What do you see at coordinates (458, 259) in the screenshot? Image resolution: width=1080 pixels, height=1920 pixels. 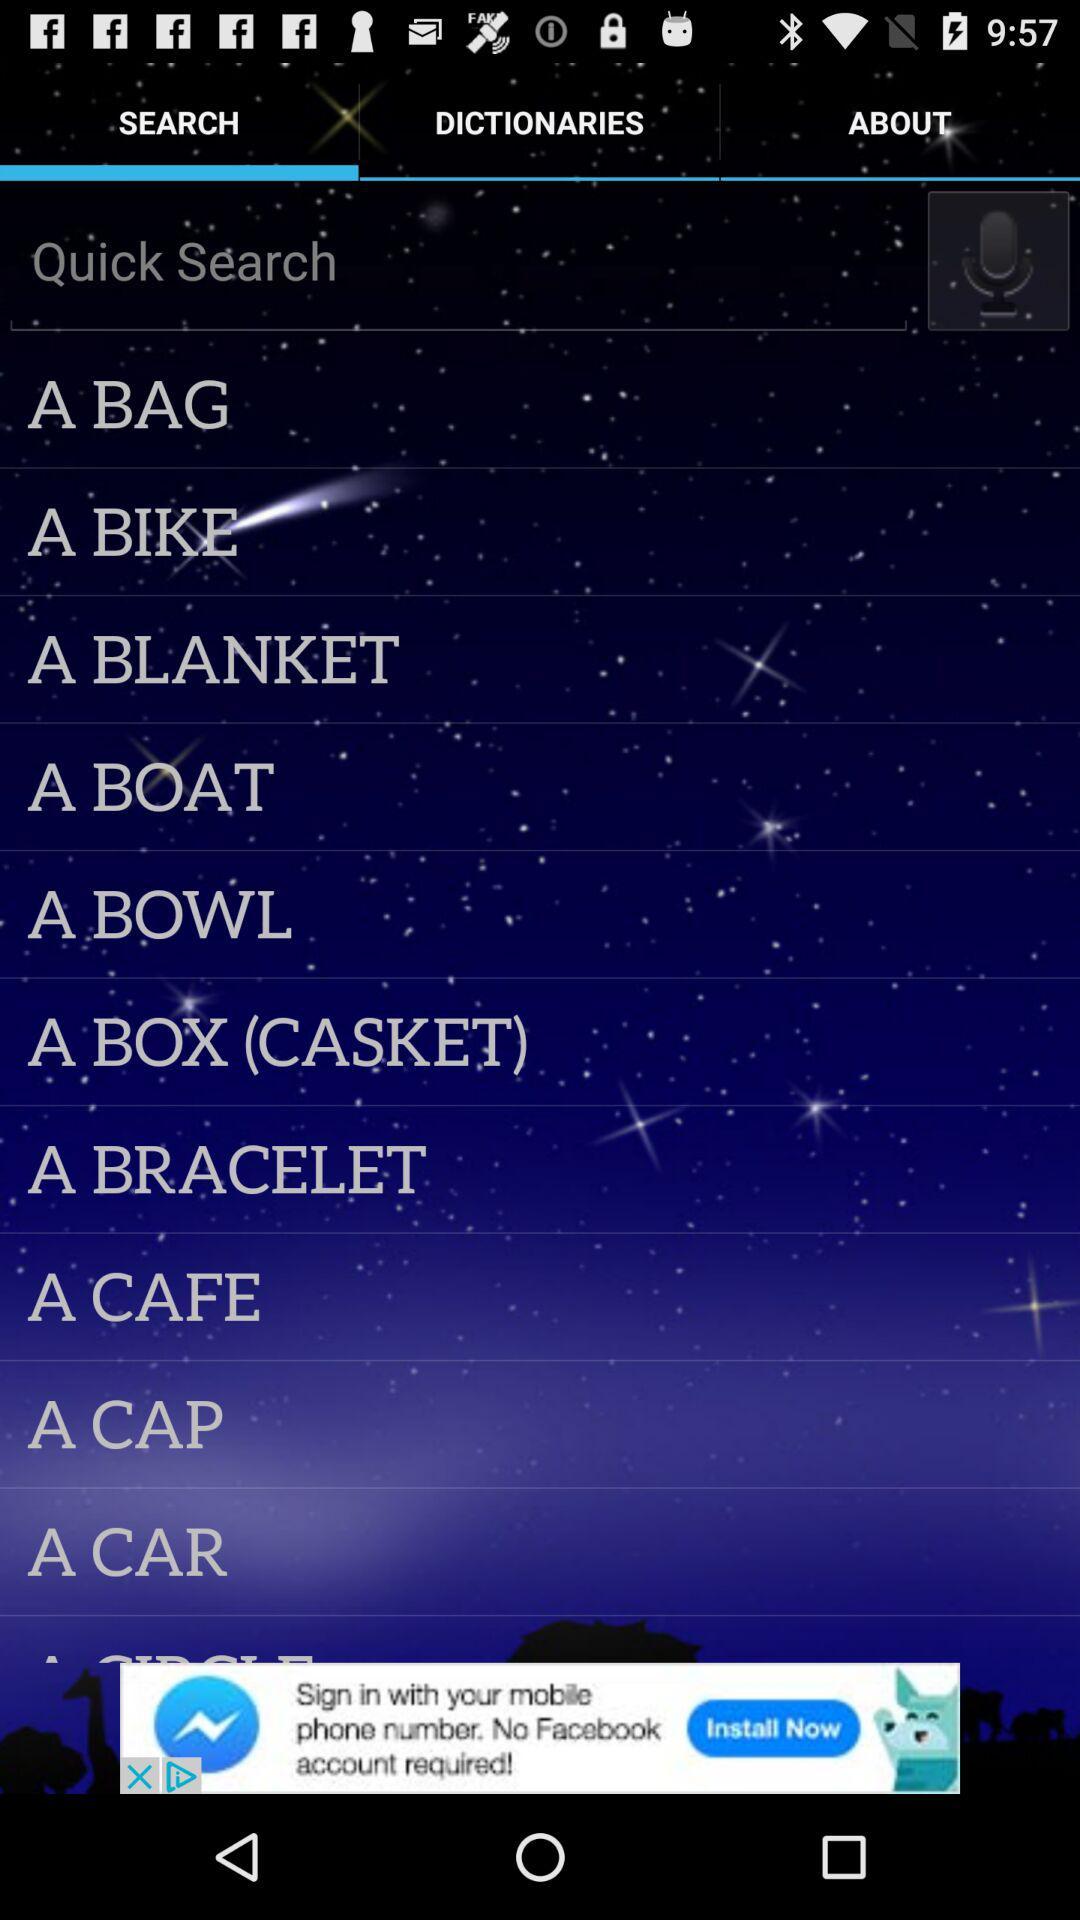 I see `the quick search option` at bounding box center [458, 259].